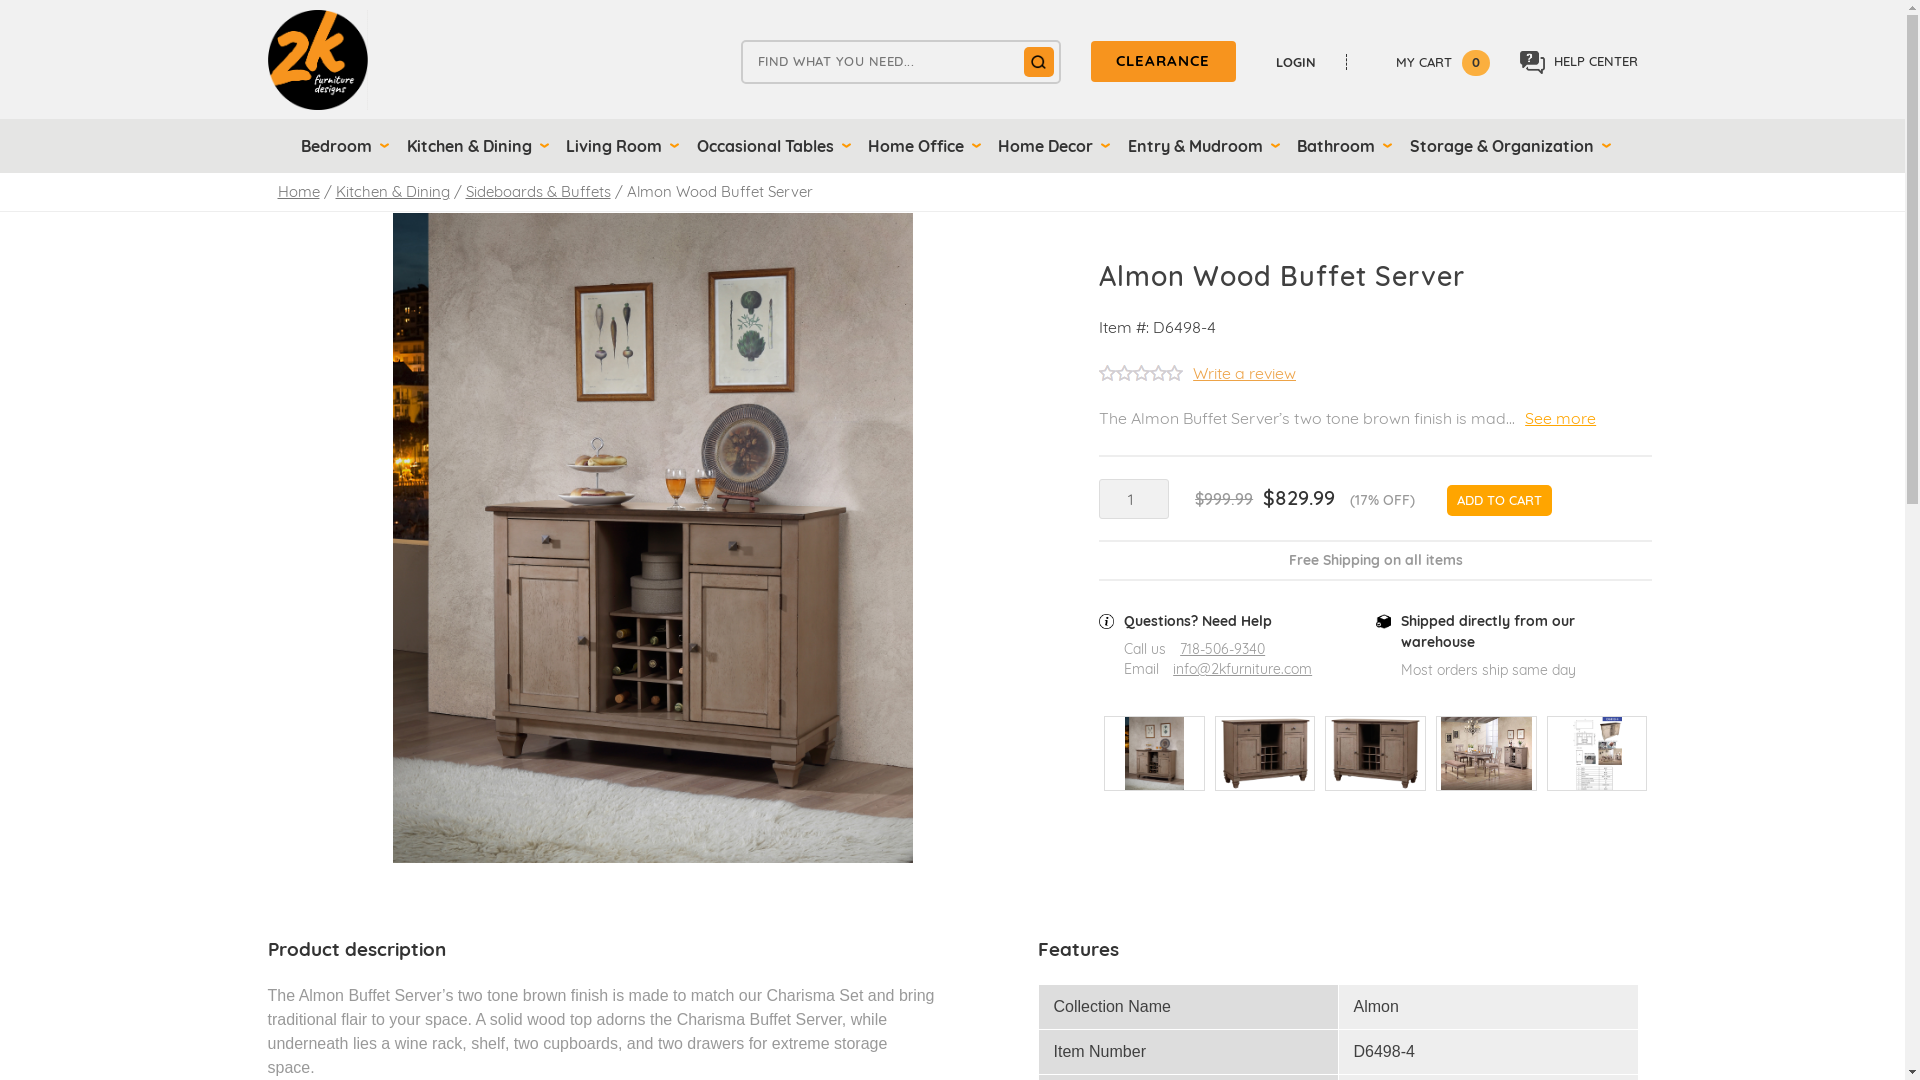 This screenshot has height=1080, width=1920. What do you see at coordinates (618, 145) in the screenshot?
I see `'Living Room'` at bounding box center [618, 145].